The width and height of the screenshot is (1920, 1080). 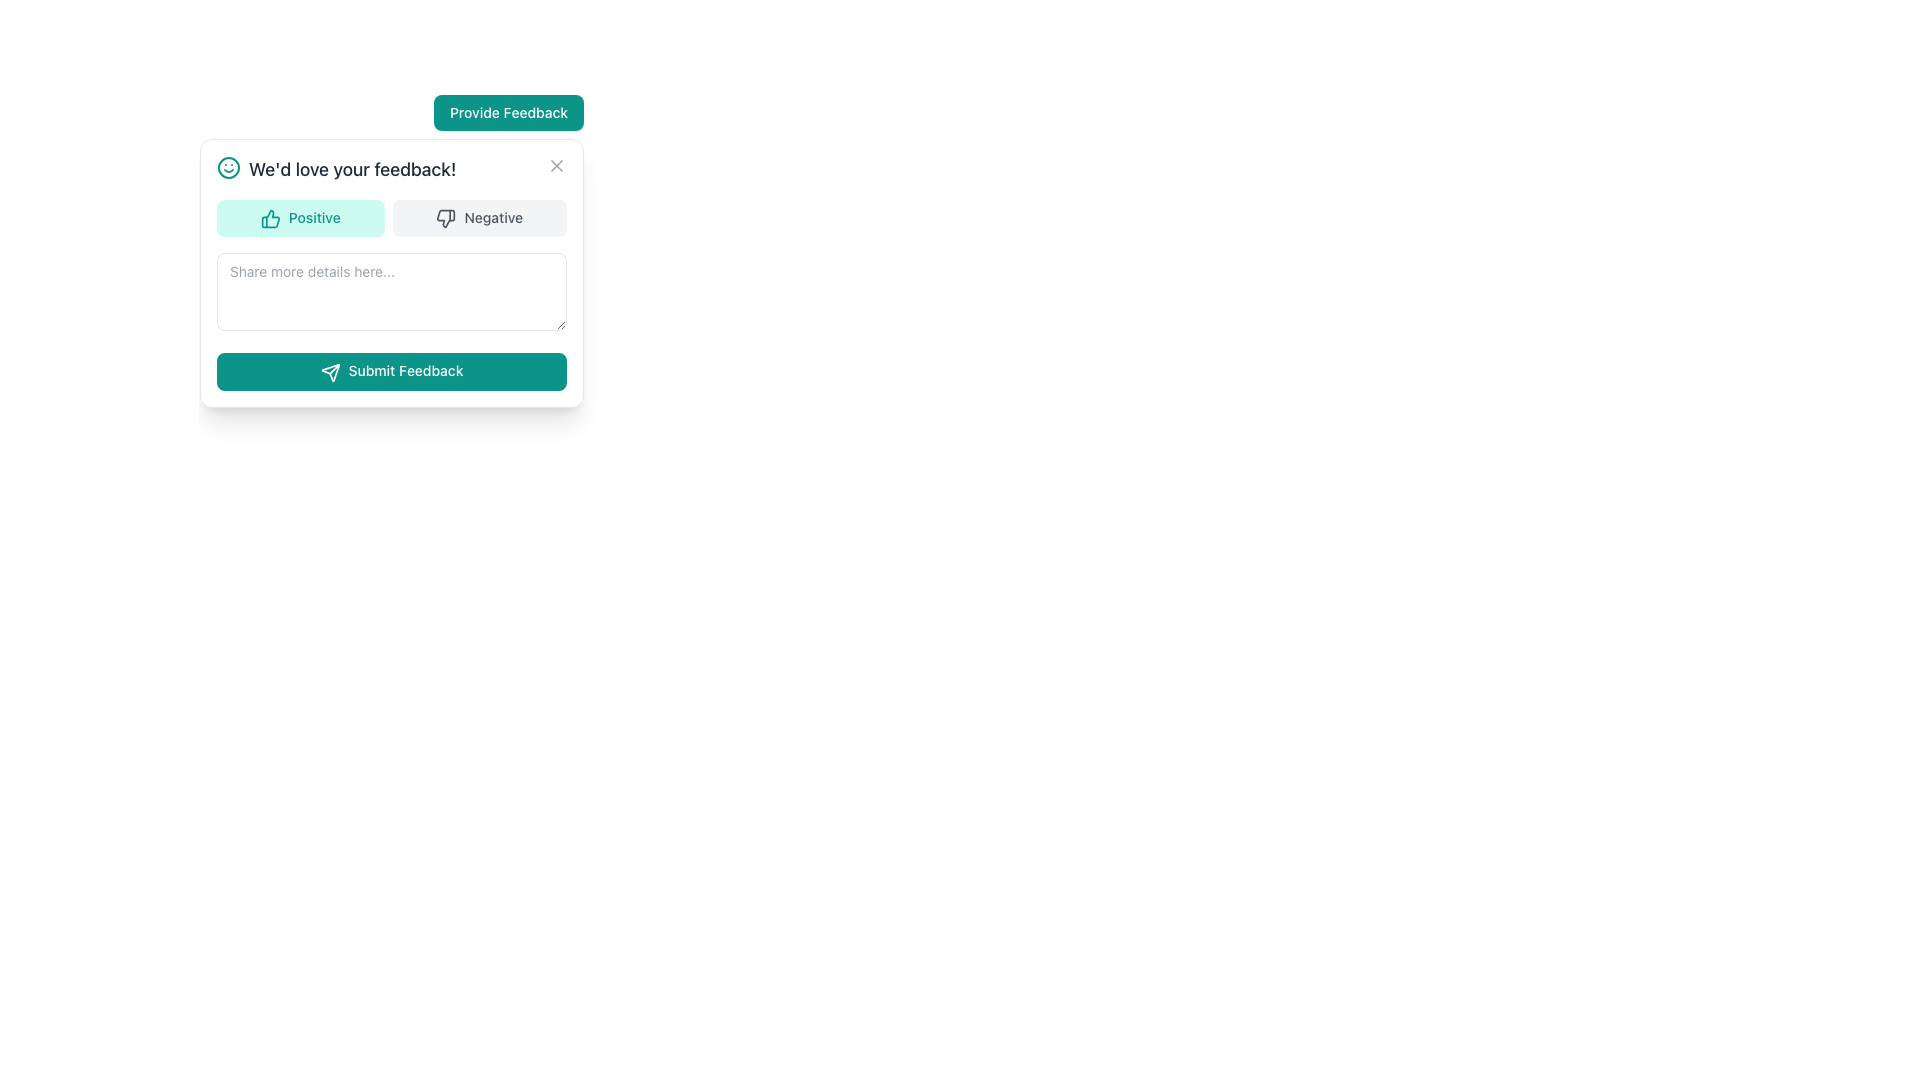 What do you see at coordinates (269, 219) in the screenshot?
I see `the thumbs-up icon located within the feedback modal, to the left of the 'Positive' feedback option` at bounding box center [269, 219].